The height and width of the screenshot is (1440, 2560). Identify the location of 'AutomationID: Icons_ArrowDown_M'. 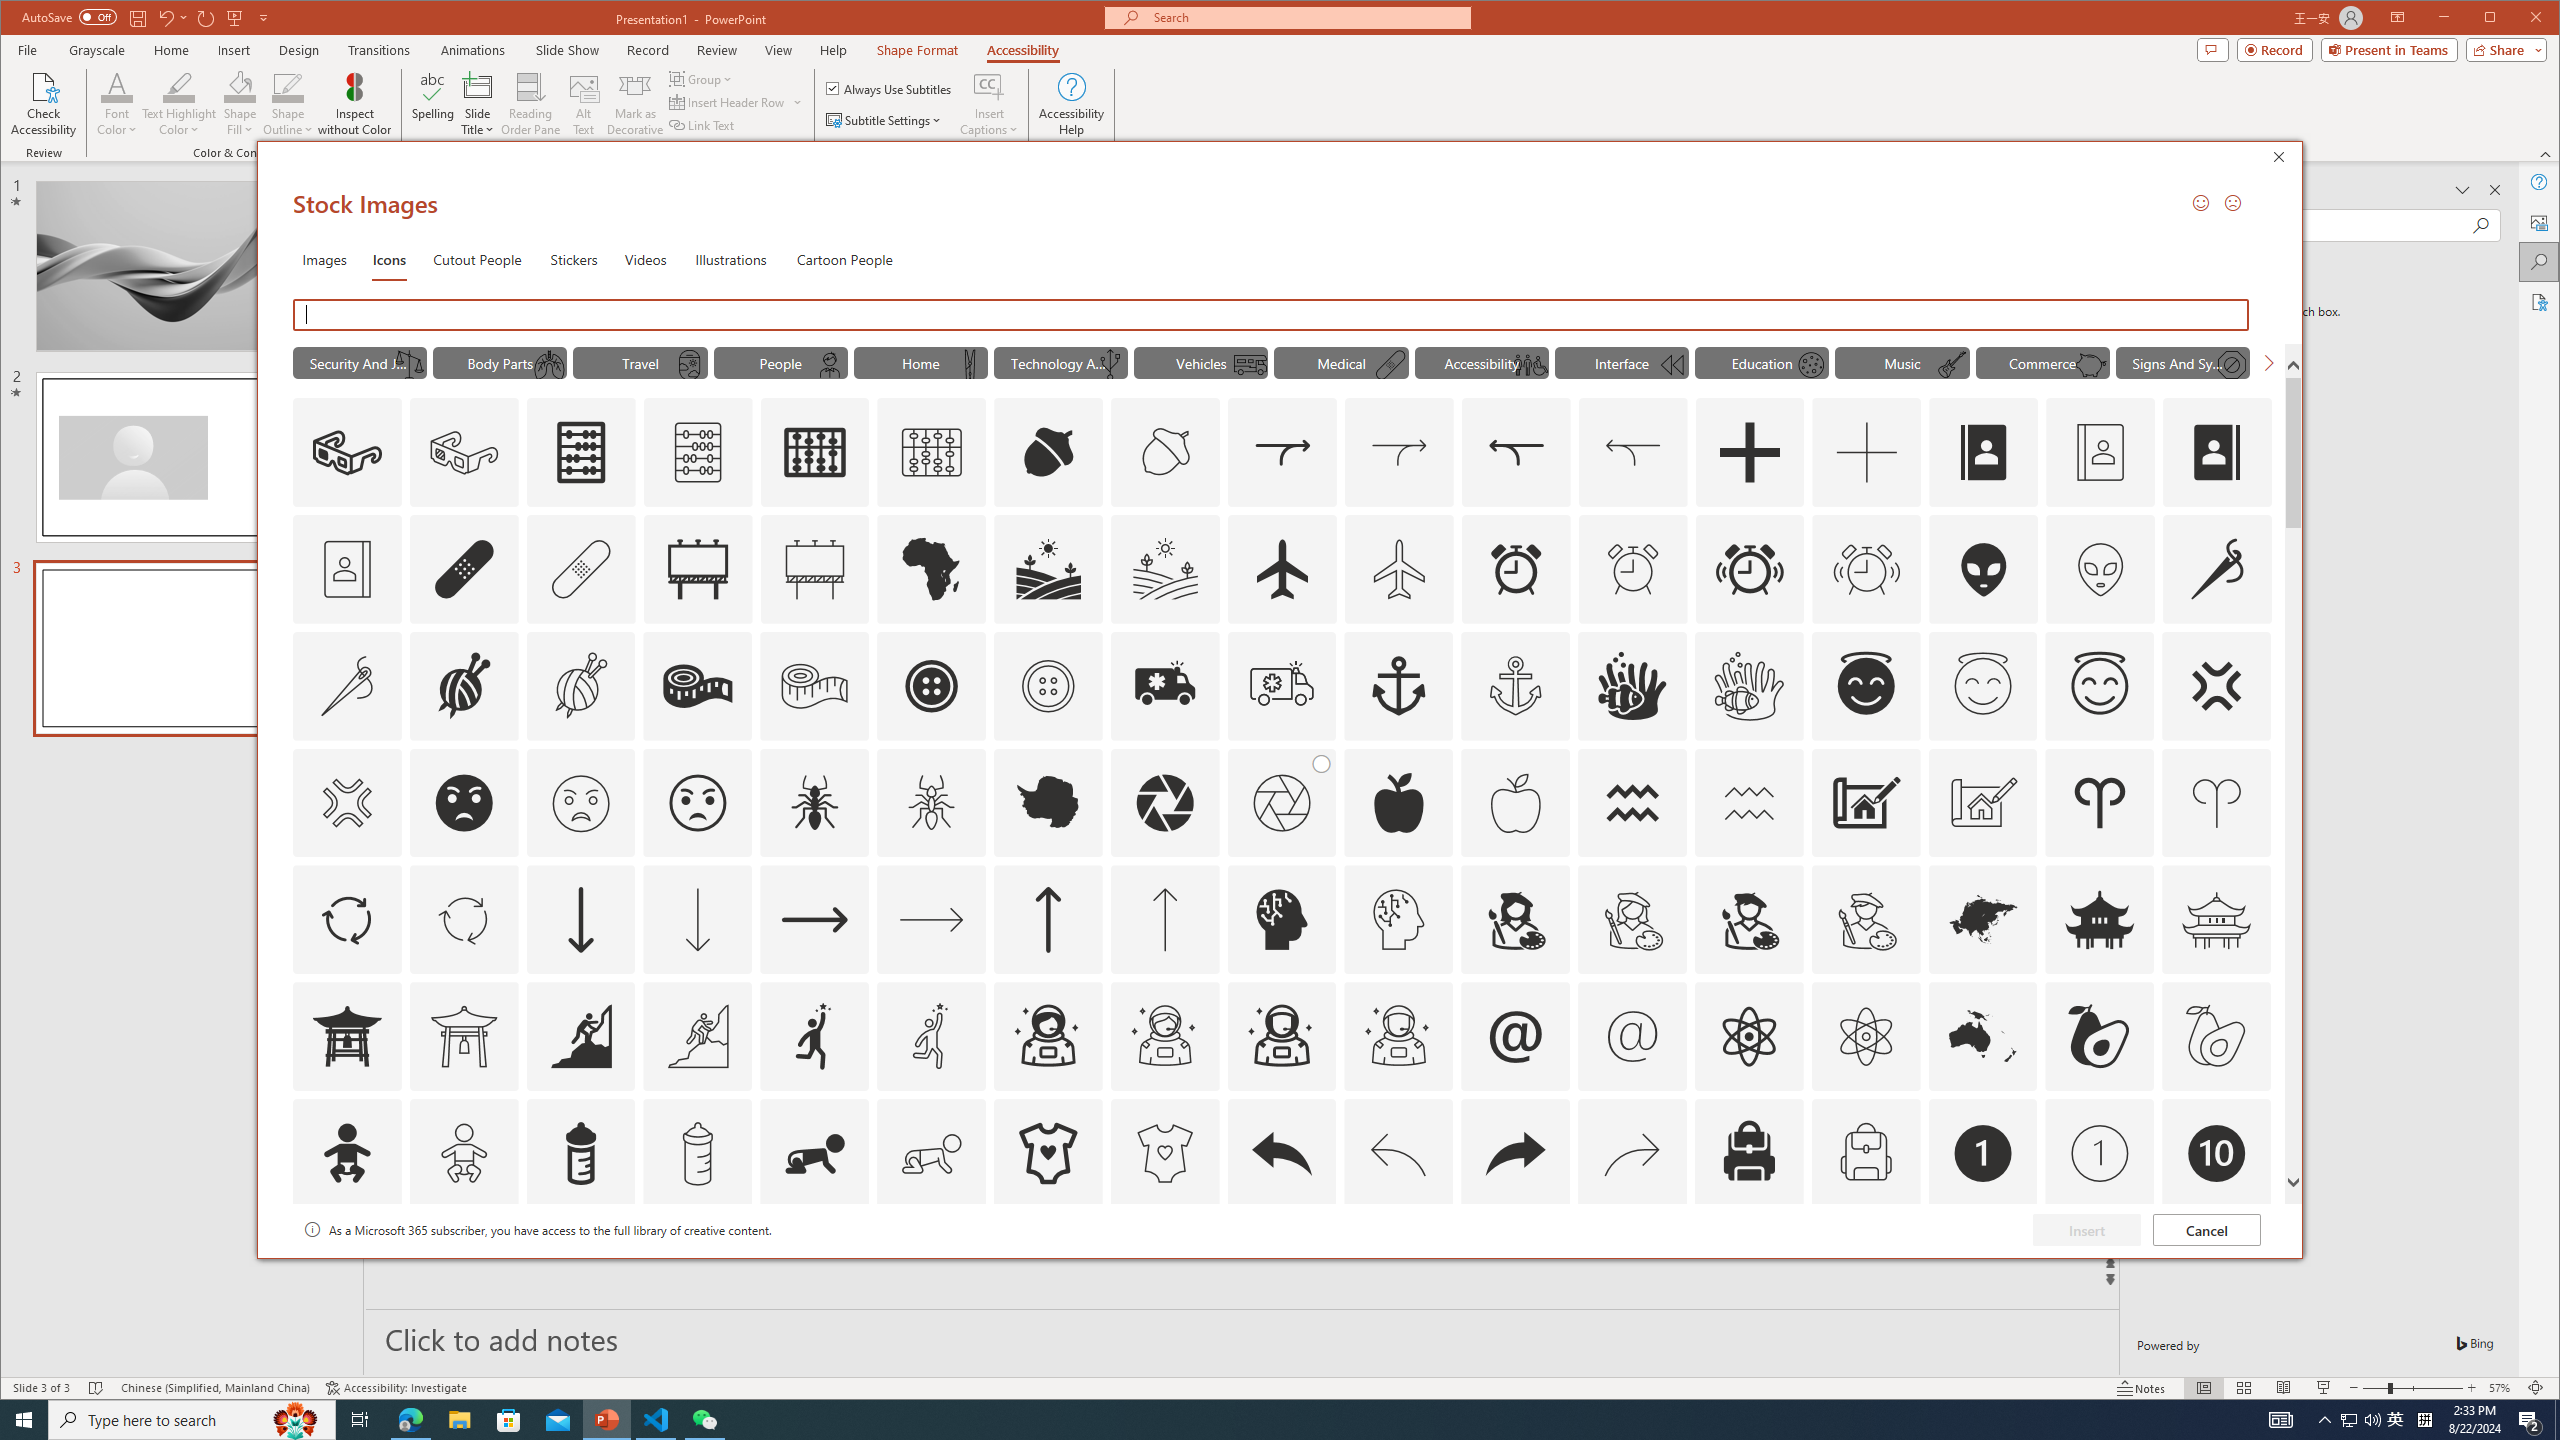
(697, 919).